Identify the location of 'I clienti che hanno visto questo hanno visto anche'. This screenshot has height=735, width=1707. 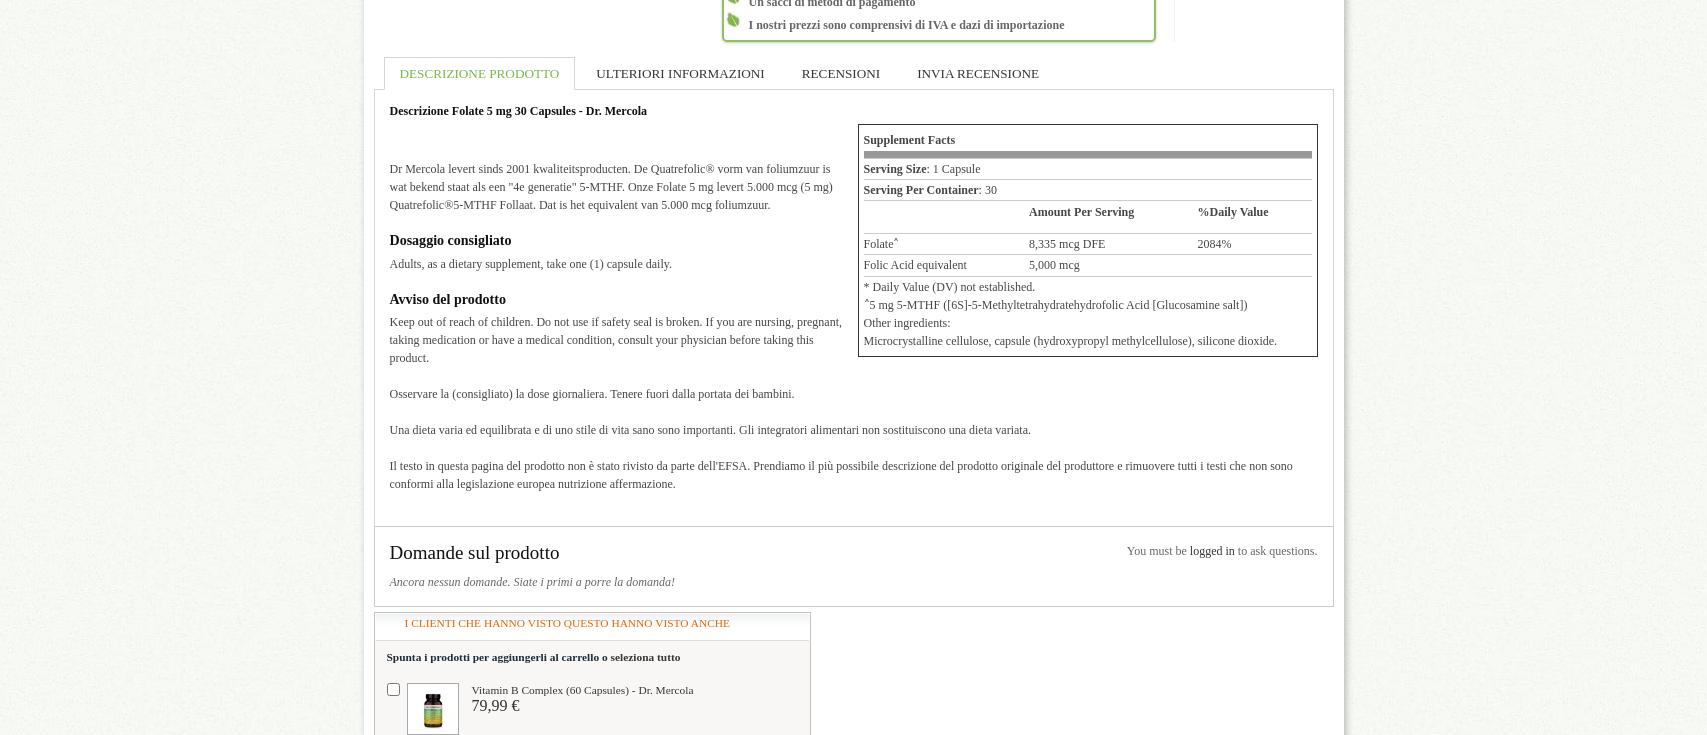
(566, 622).